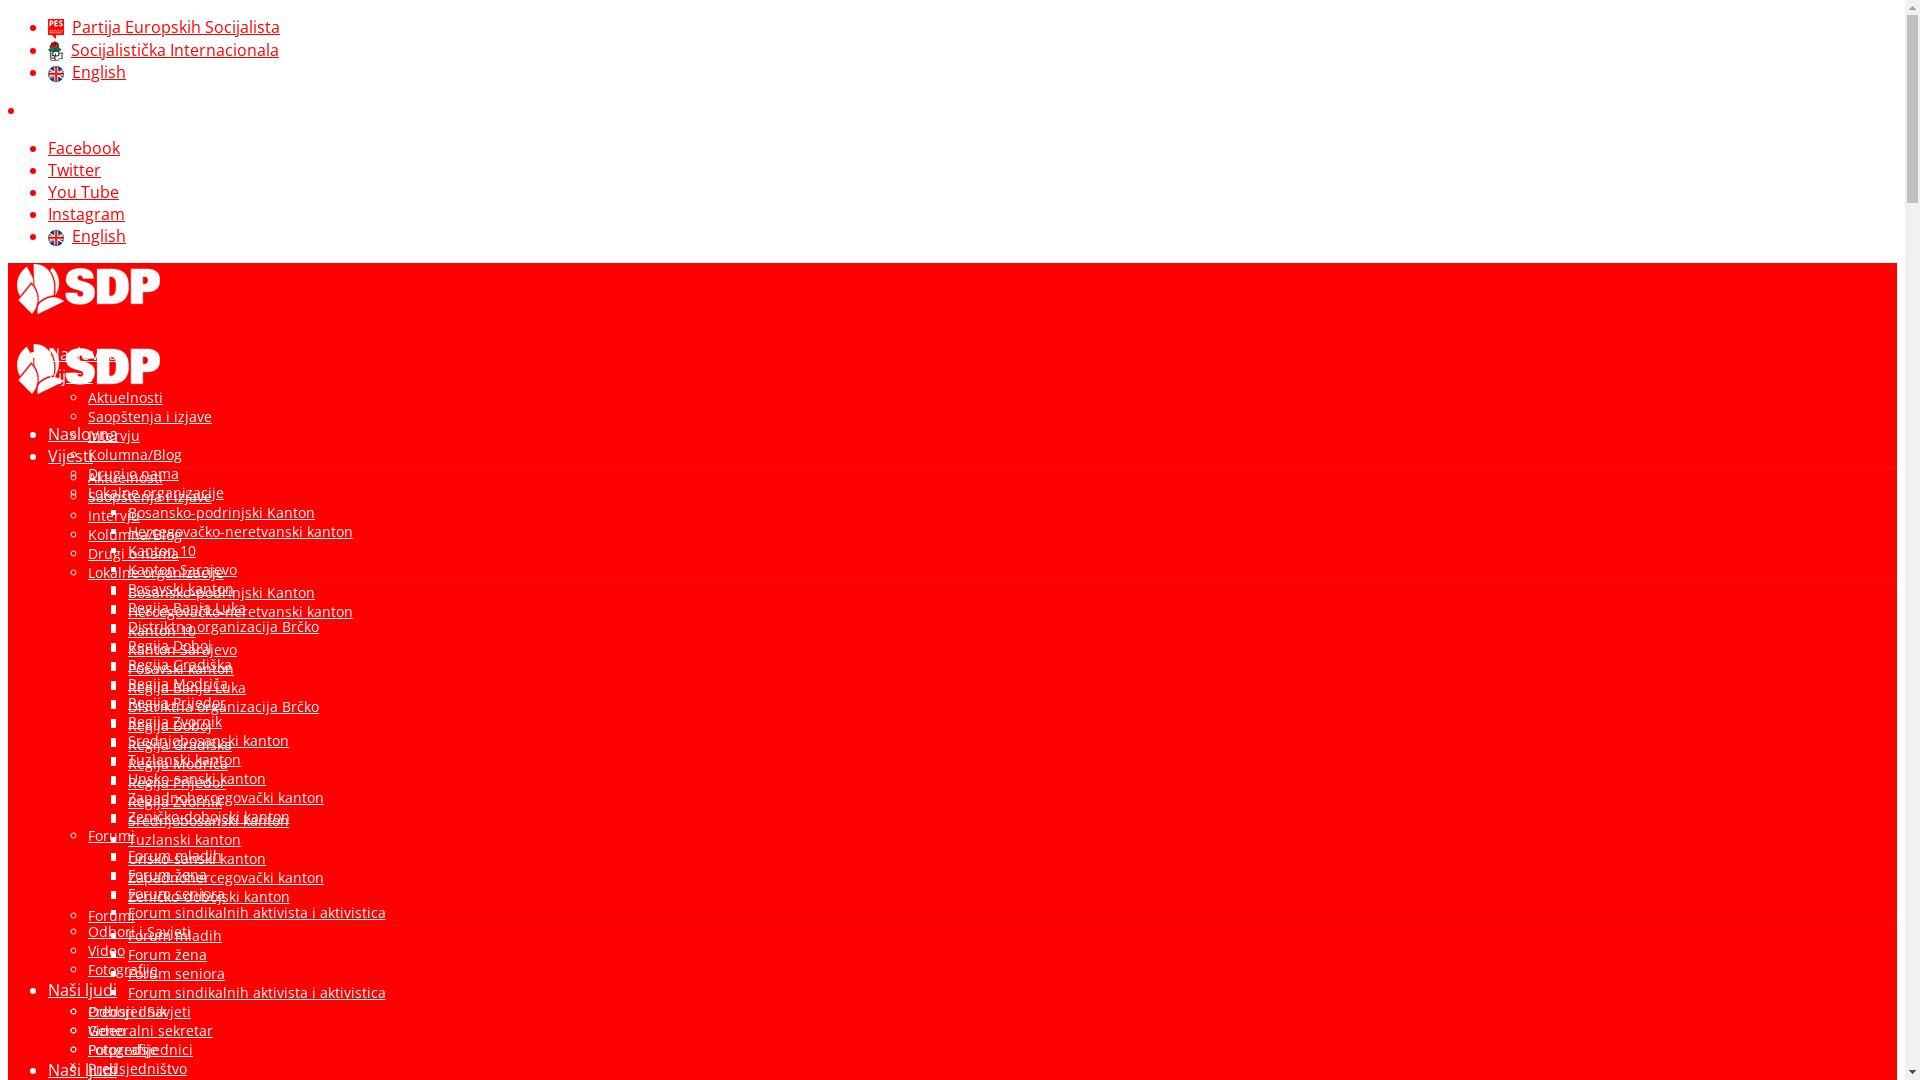 The height and width of the screenshot is (1080, 1920). What do you see at coordinates (110, 915) in the screenshot?
I see `'Forumi'` at bounding box center [110, 915].